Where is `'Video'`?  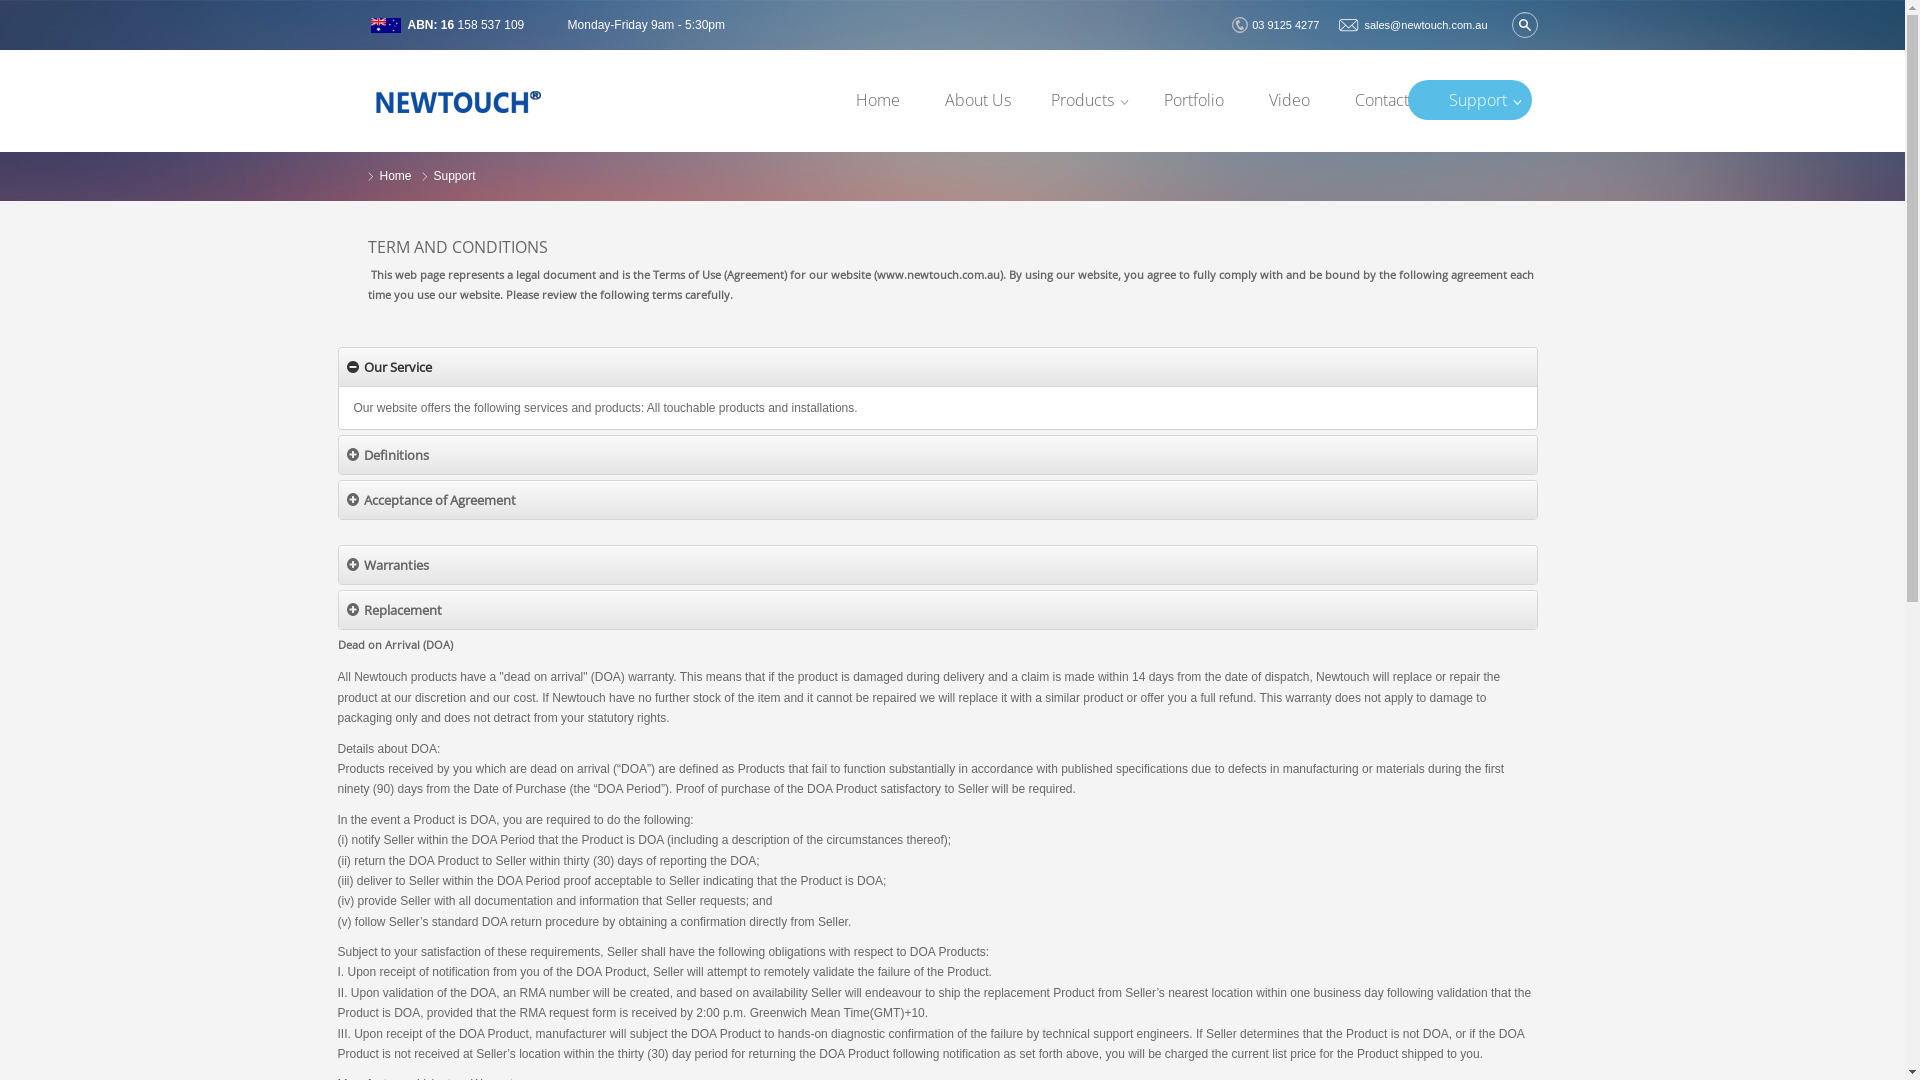 'Video' is located at coordinates (1289, 100).